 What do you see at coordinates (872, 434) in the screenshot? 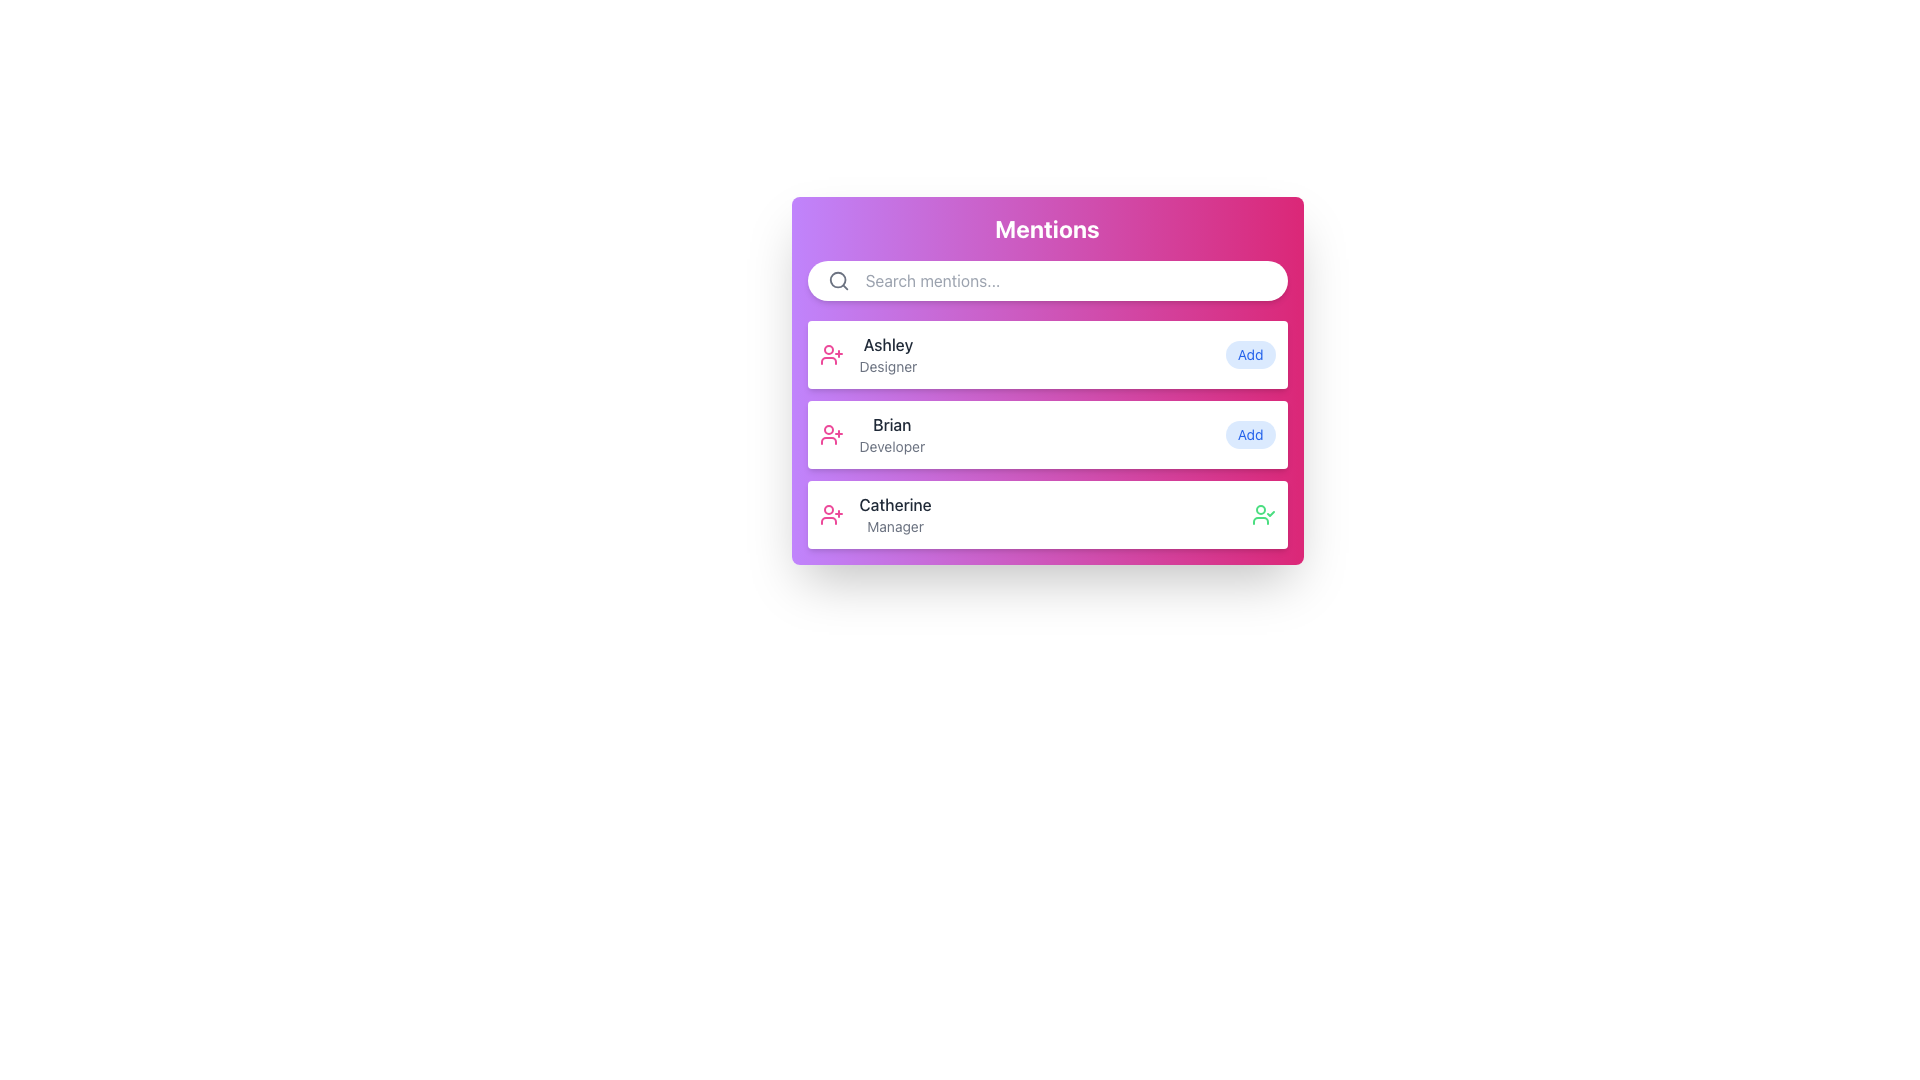
I see `the text display element containing the name 'Brian' and the title 'Developer' with an associated user icon` at bounding box center [872, 434].